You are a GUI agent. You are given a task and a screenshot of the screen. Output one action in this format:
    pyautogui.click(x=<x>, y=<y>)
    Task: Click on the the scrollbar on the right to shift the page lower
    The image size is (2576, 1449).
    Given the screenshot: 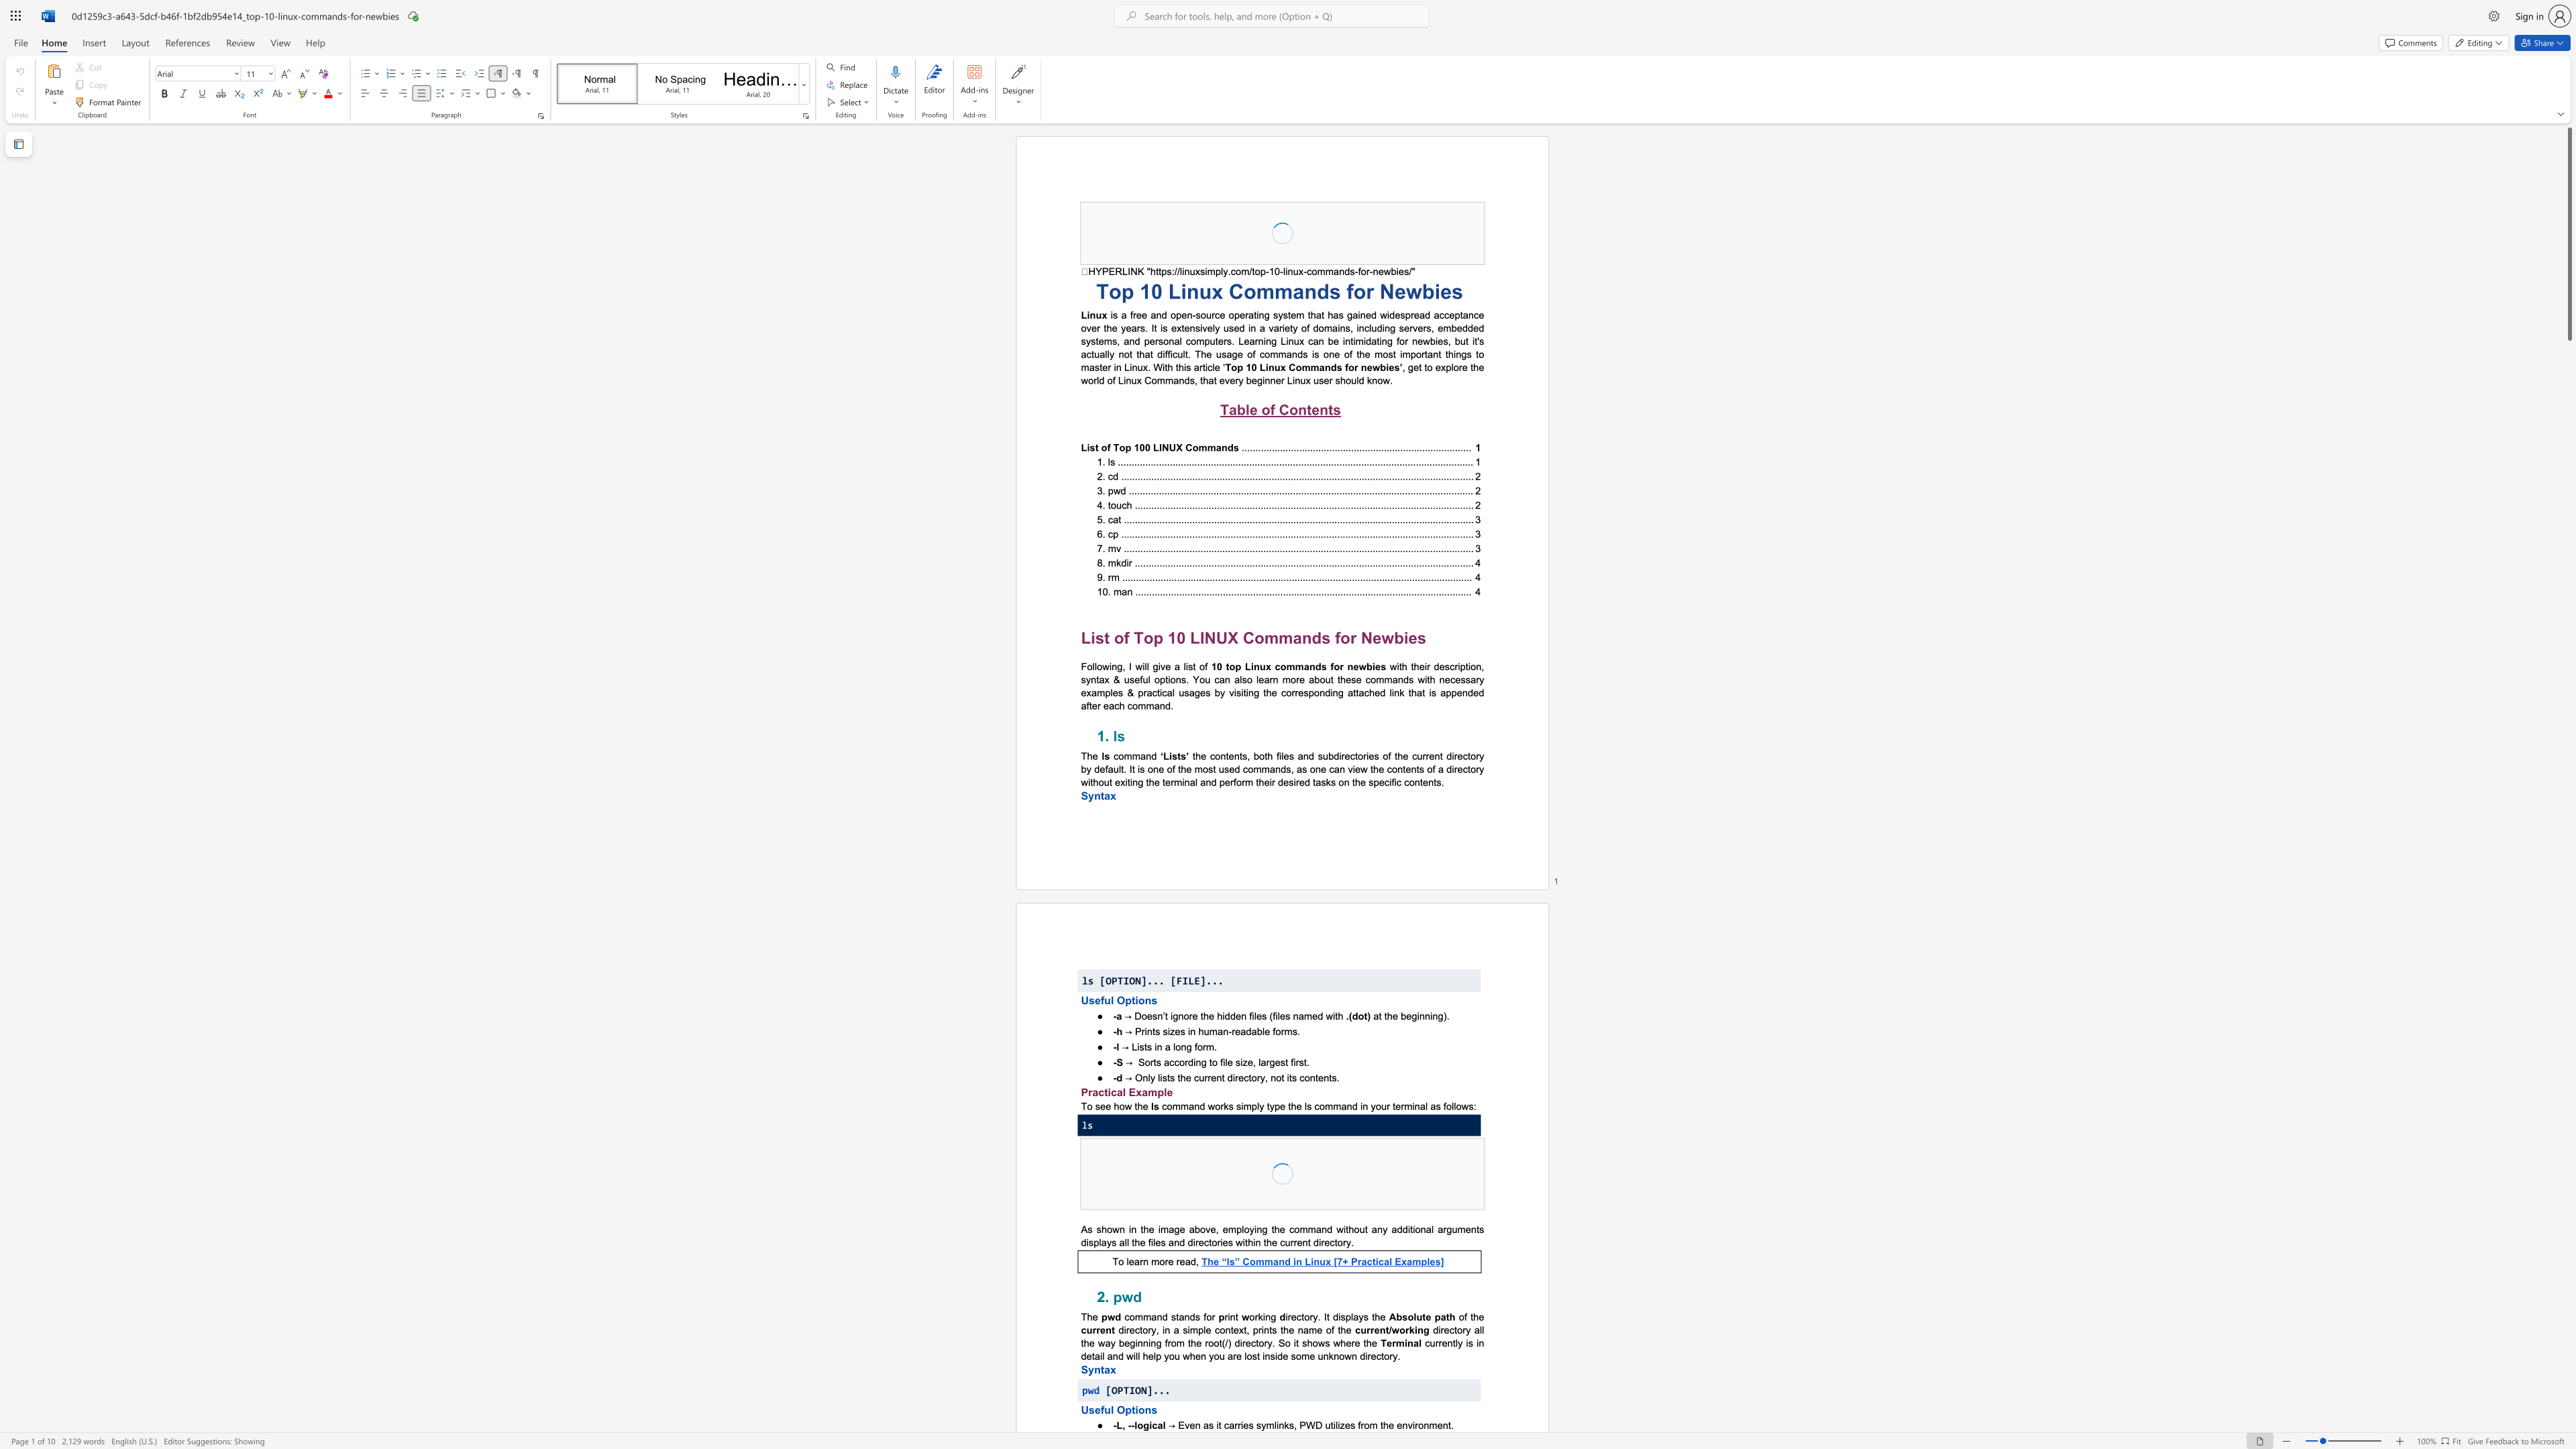 What is the action you would take?
    pyautogui.click(x=2568, y=751)
    